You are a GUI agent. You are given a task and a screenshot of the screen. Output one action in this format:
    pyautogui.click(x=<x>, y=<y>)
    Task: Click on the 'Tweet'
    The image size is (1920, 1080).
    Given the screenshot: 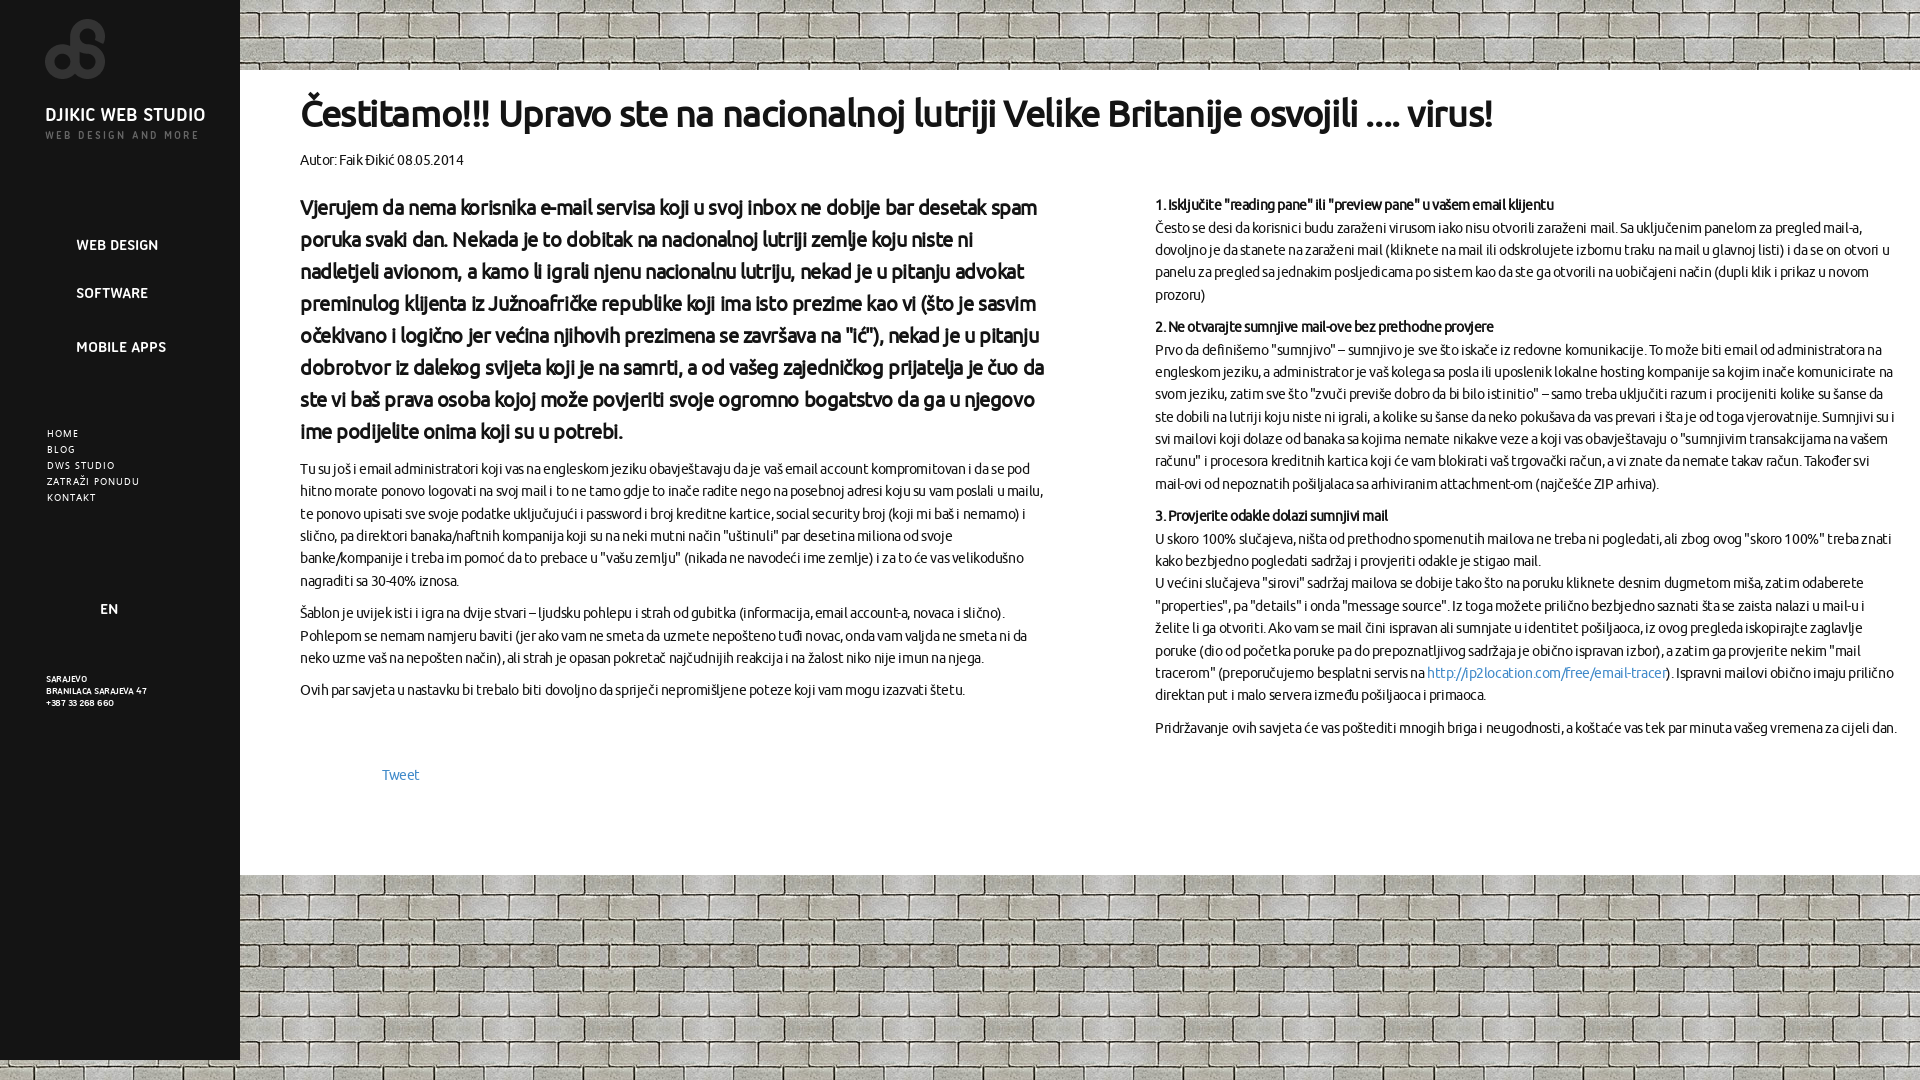 What is the action you would take?
    pyautogui.click(x=400, y=774)
    